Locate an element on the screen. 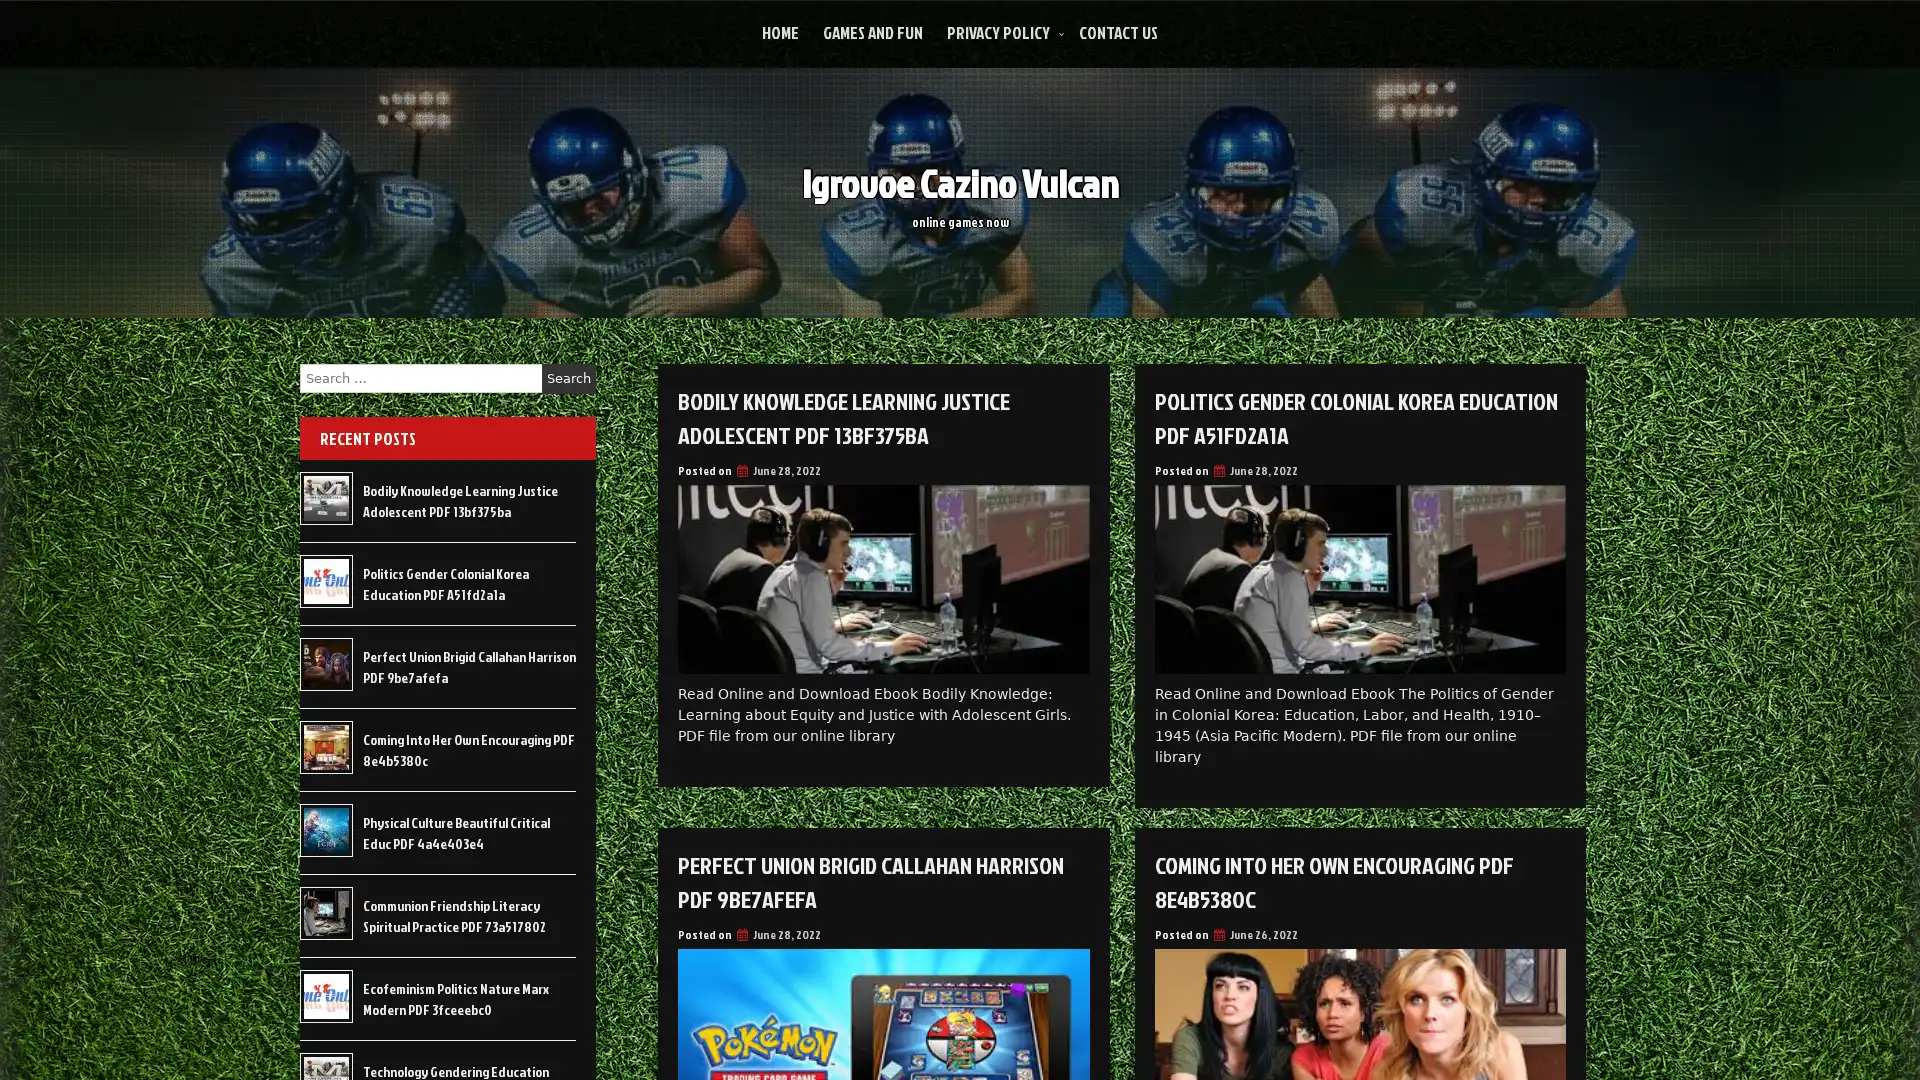 The height and width of the screenshot is (1080, 1920). Search is located at coordinates (568, 378).